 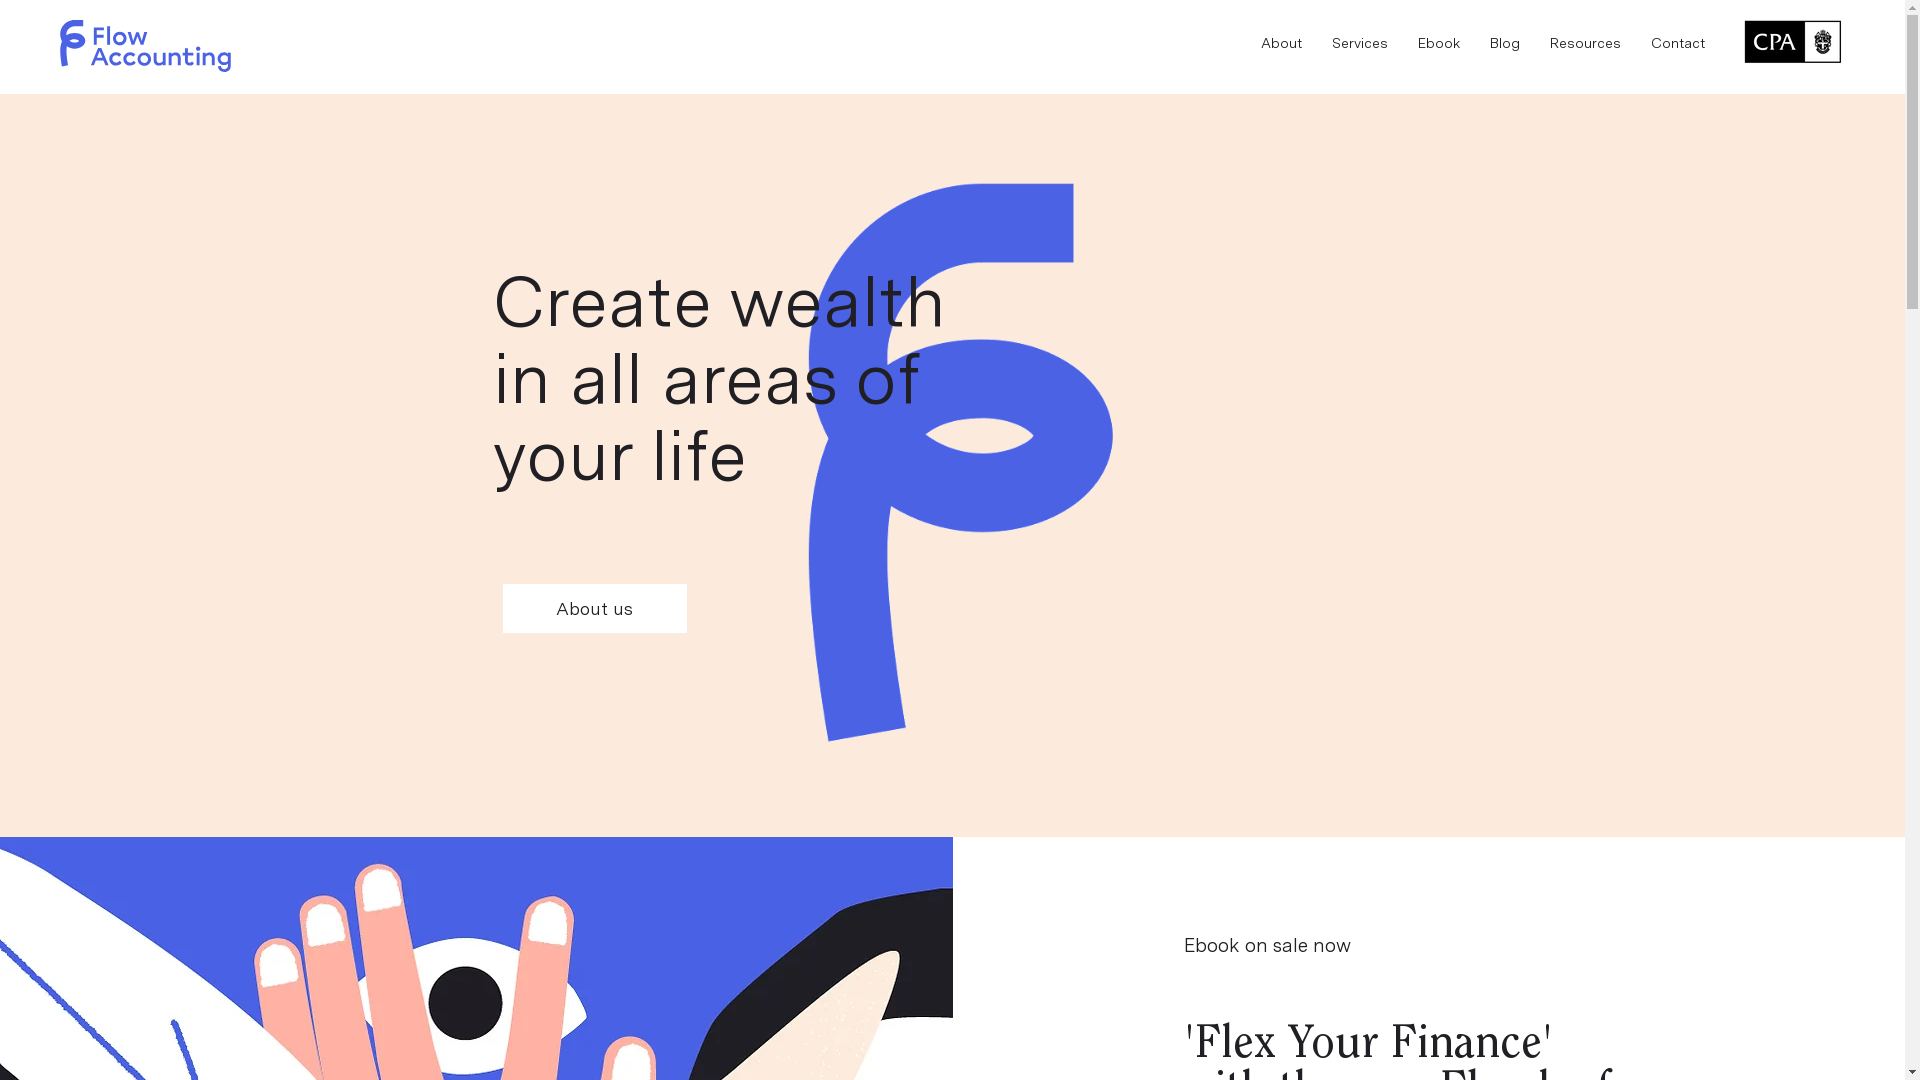 What do you see at coordinates (1505, 43) in the screenshot?
I see `'Blog'` at bounding box center [1505, 43].